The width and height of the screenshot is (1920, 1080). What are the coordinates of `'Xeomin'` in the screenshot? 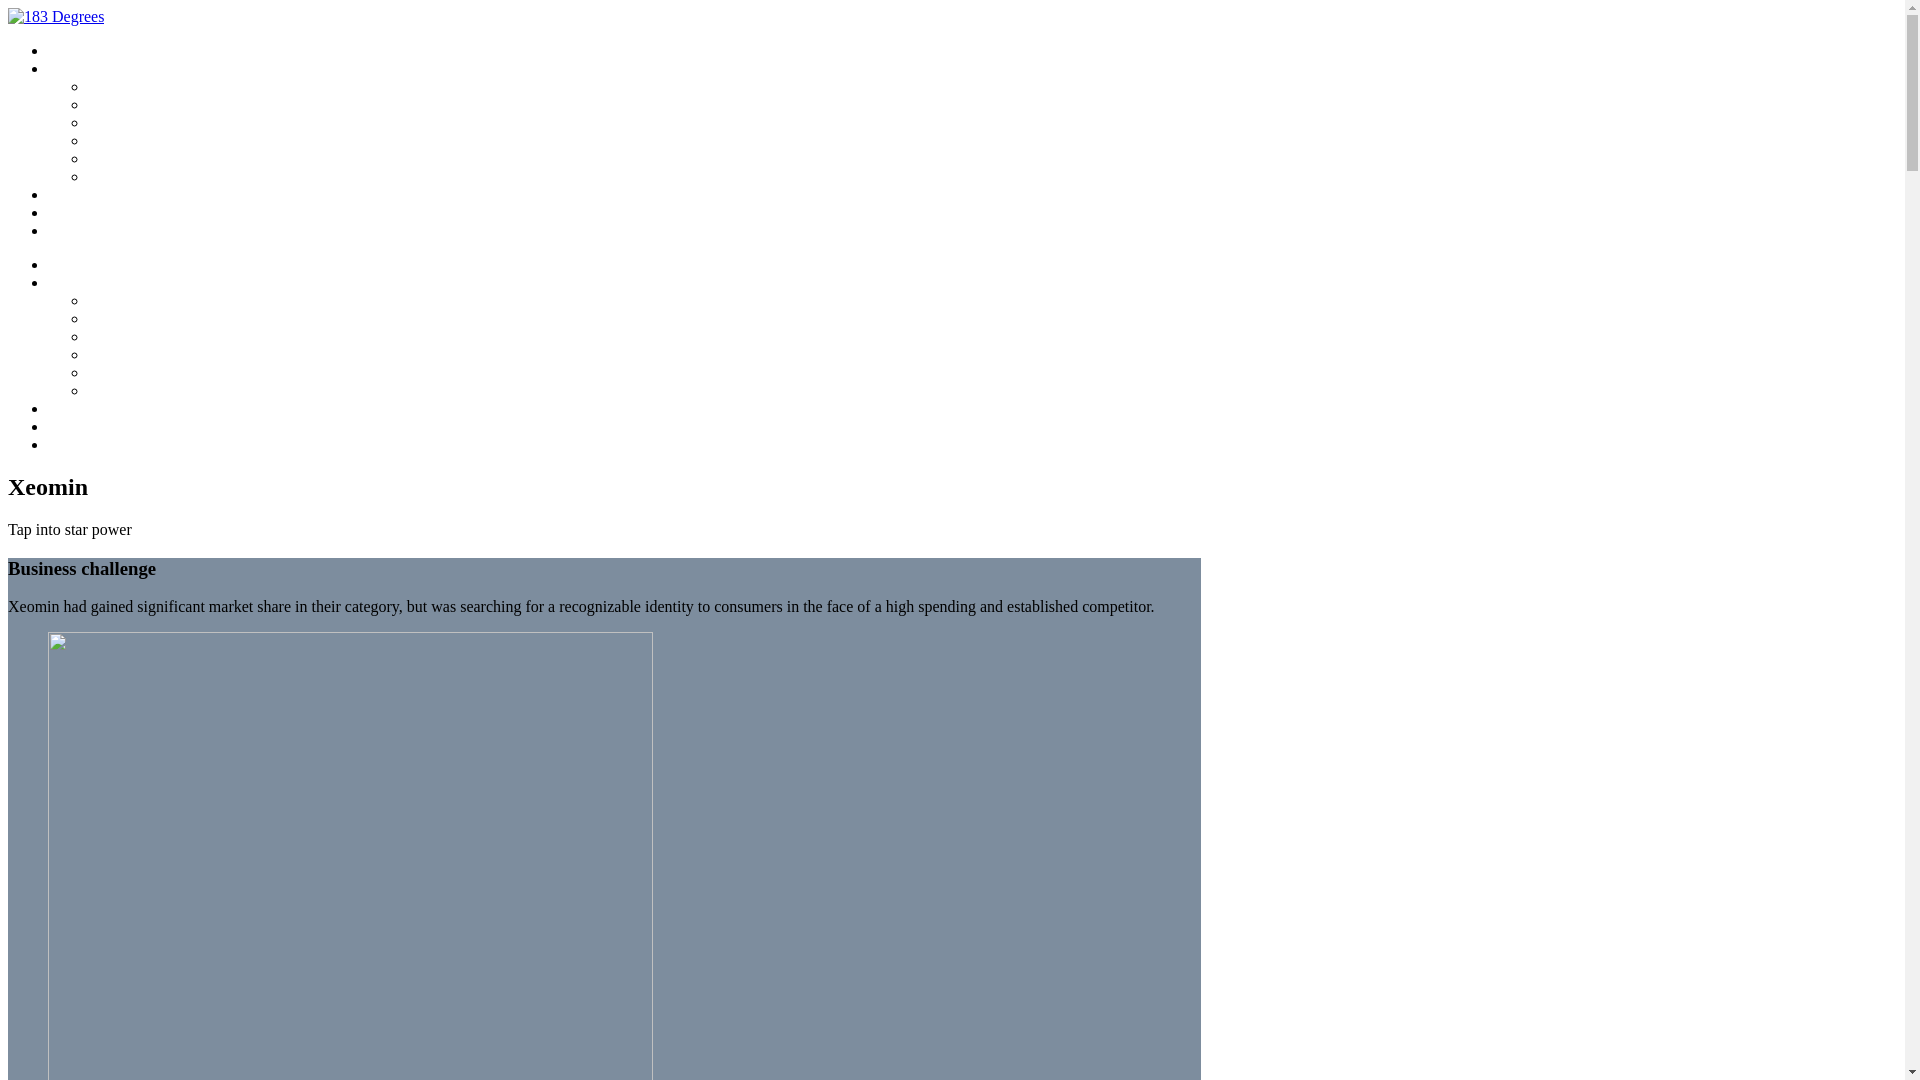 It's located at (110, 176).